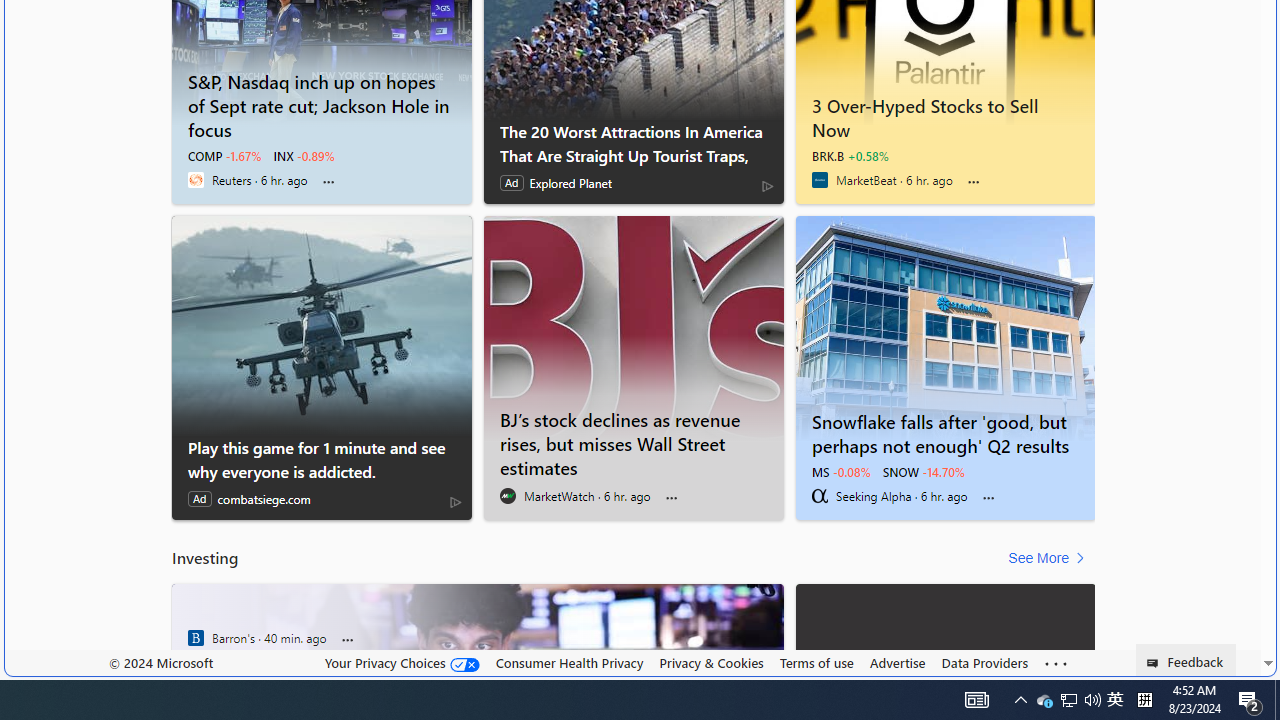 The height and width of the screenshot is (720, 1280). I want to click on 'Terms of use', so click(816, 663).